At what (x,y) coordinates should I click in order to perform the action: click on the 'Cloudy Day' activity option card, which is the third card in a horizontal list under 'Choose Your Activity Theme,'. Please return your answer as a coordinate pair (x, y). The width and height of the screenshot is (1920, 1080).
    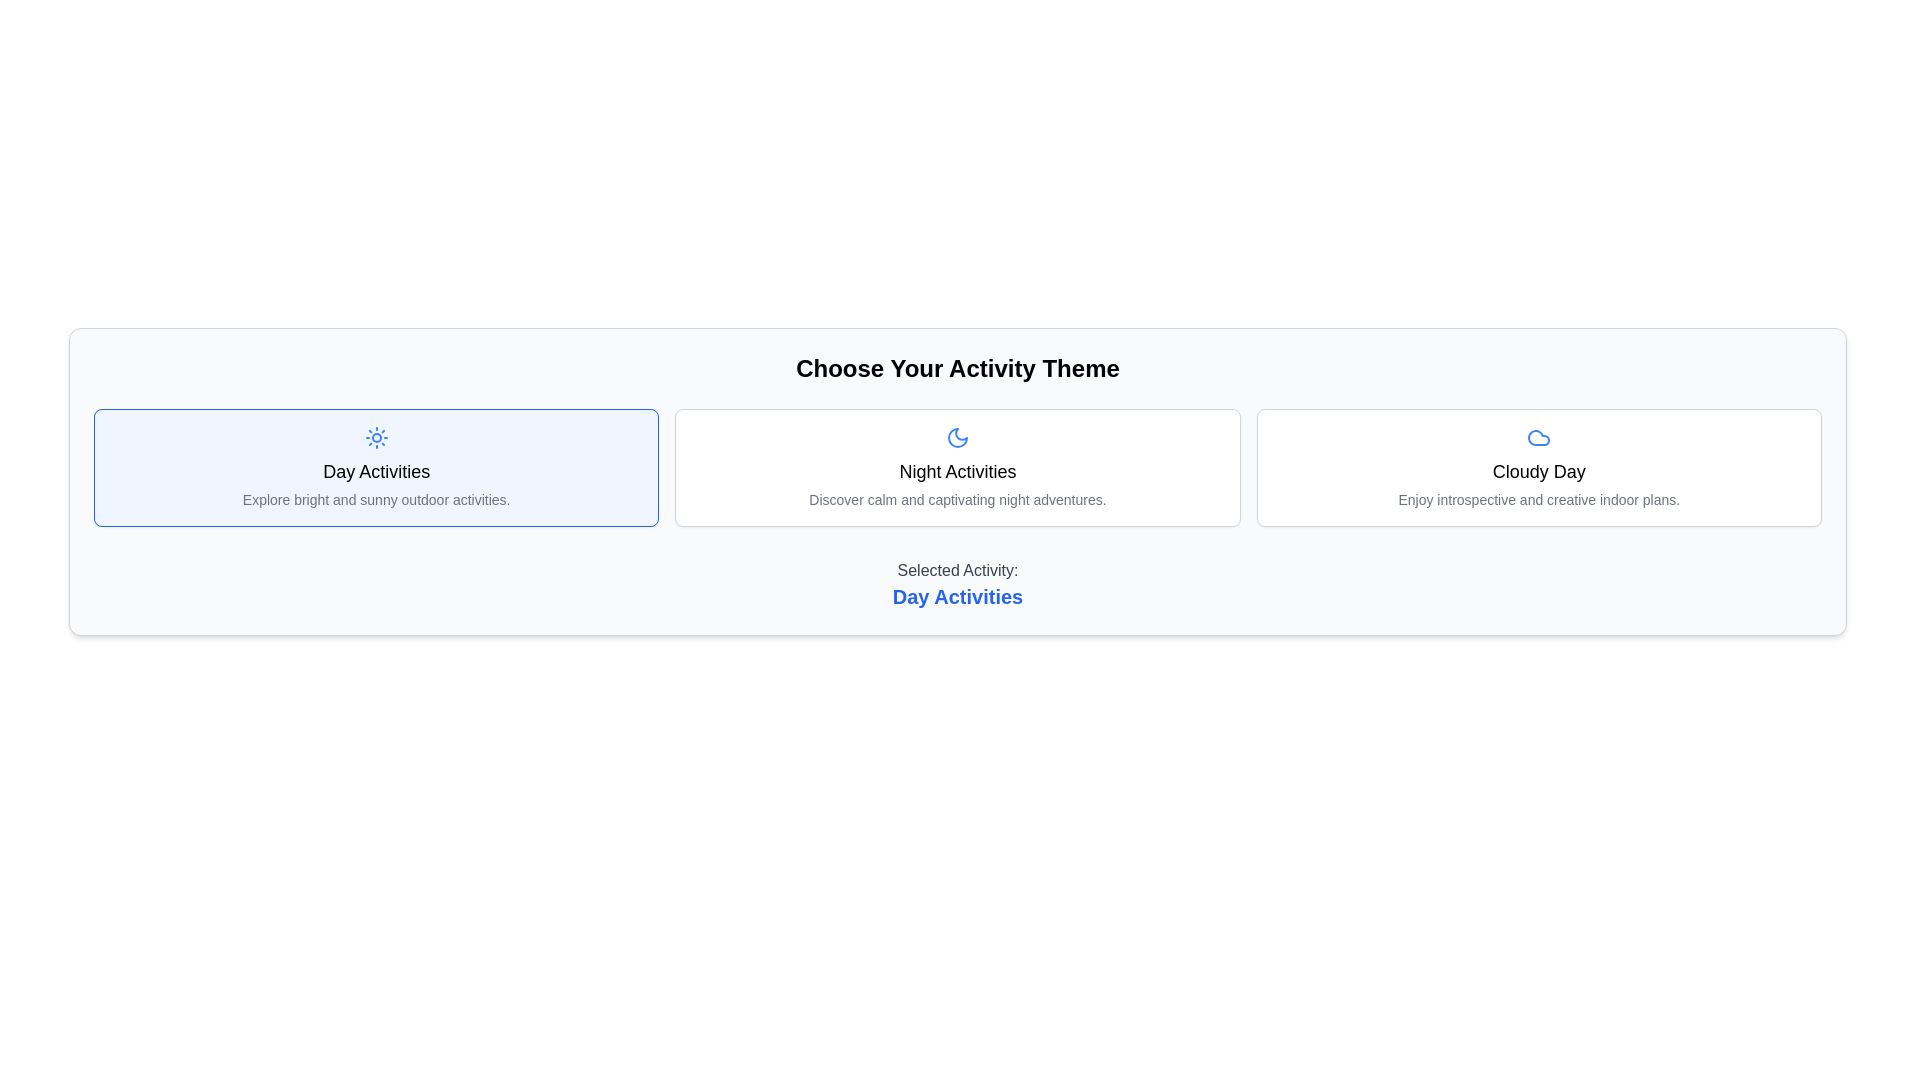
    Looking at the image, I should click on (1538, 467).